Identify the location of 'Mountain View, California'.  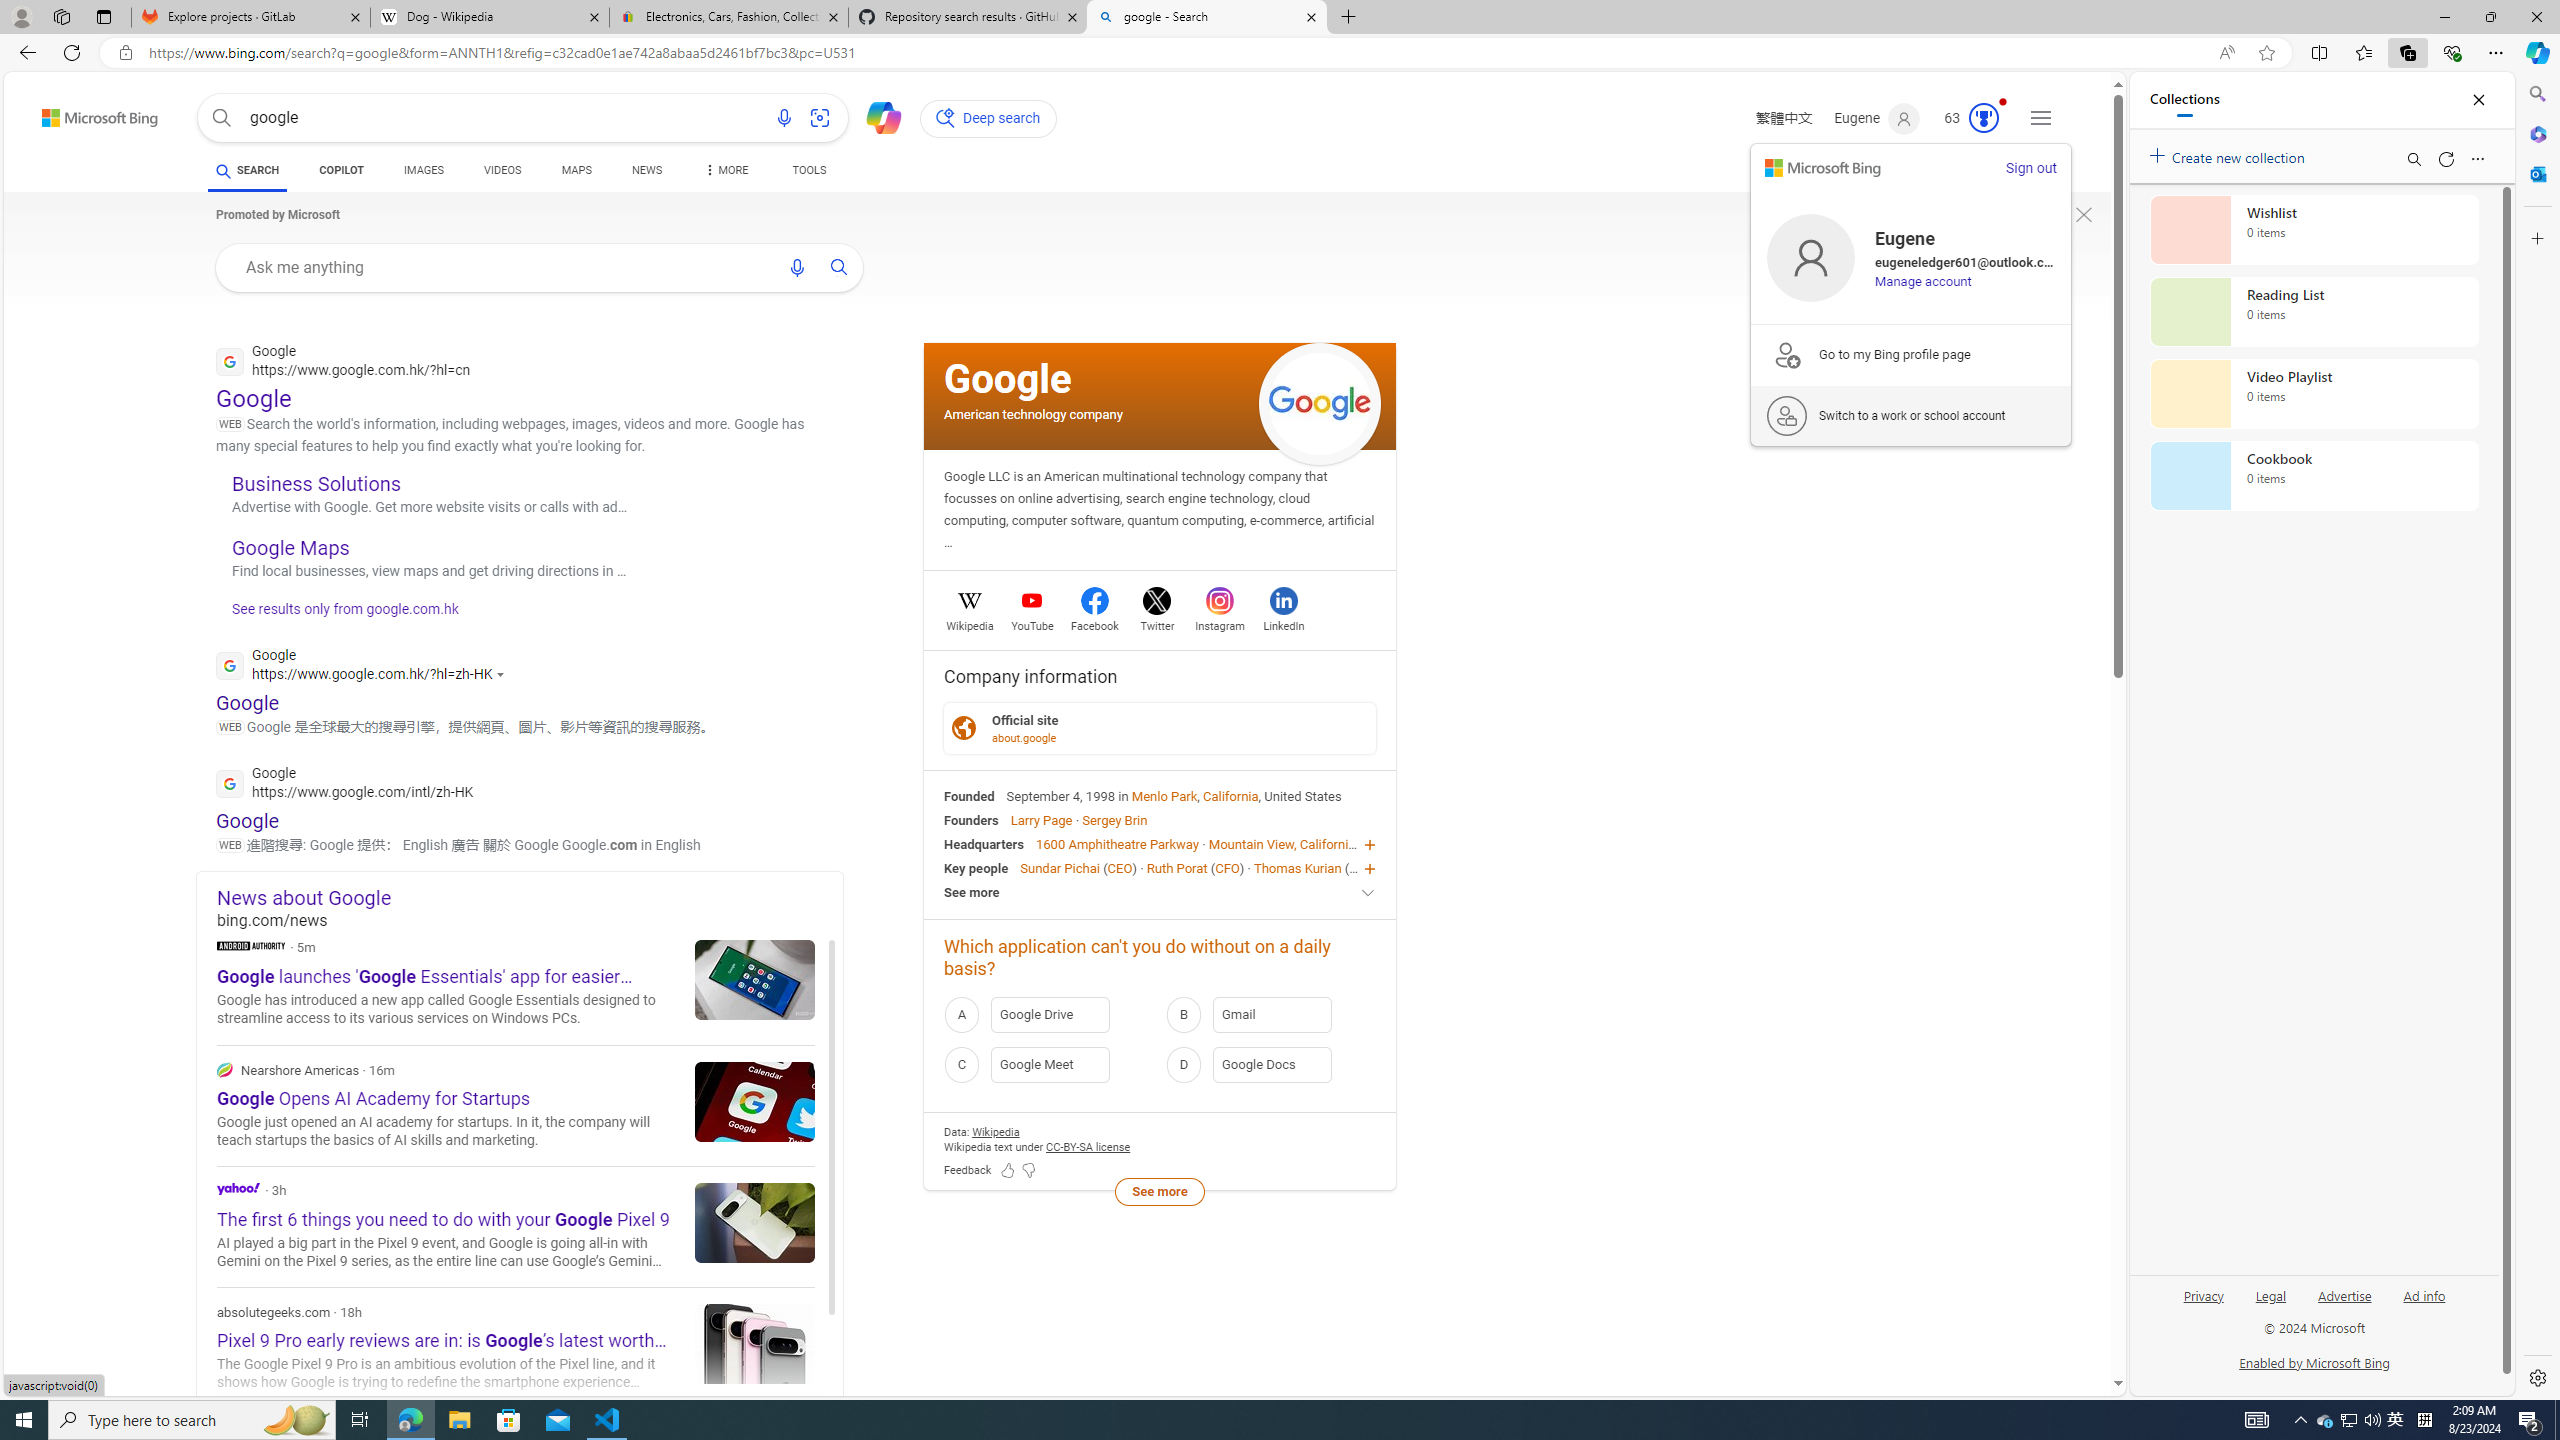
(1281, 843).